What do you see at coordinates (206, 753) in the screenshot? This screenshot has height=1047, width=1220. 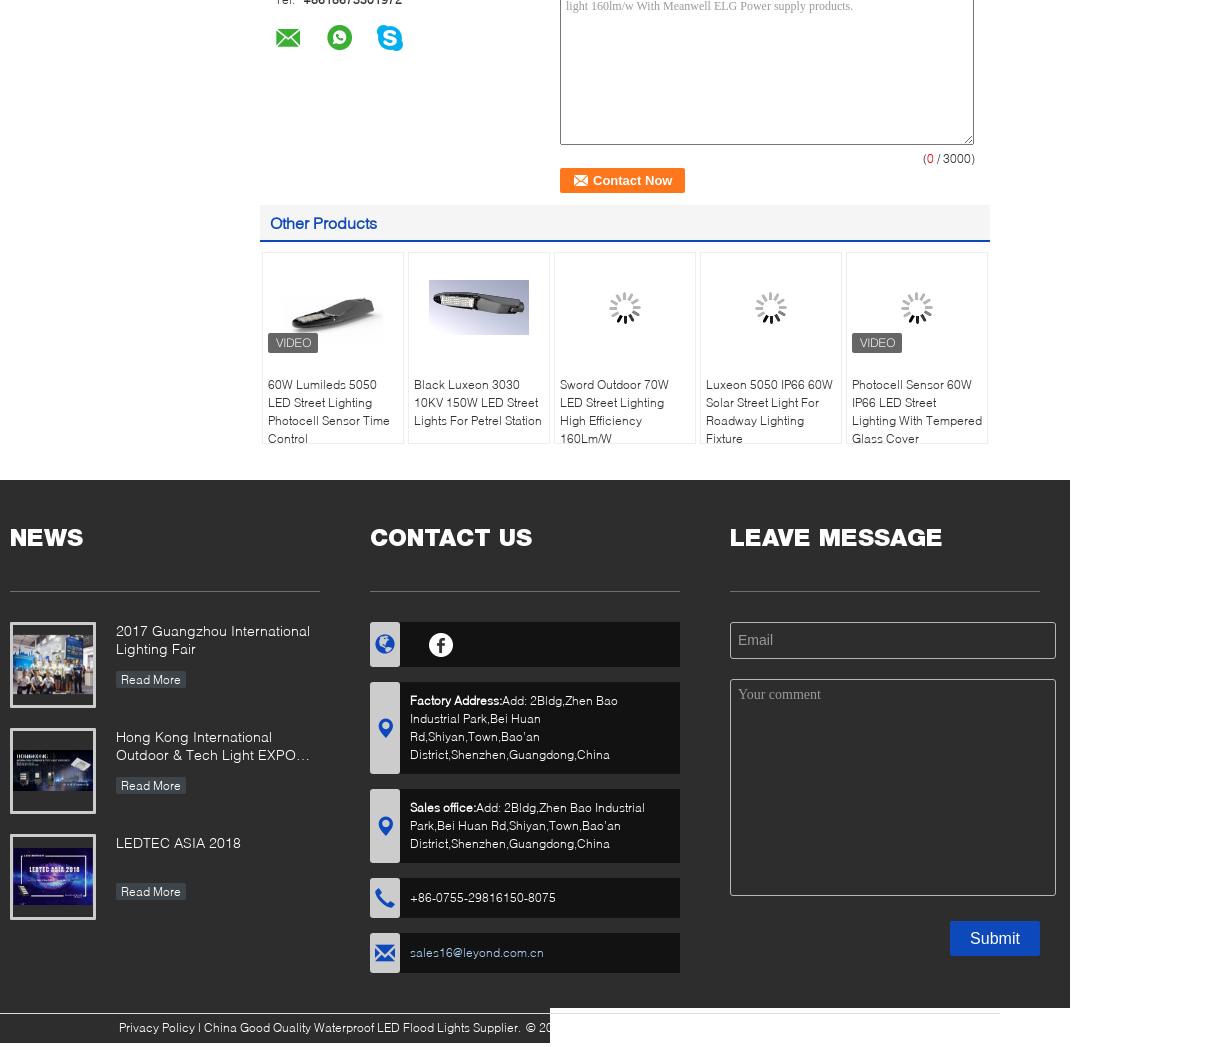 I see `'Hong Kong International Outdoor & Tech Light EXPO 2019'` at bounding box center [206, 753].